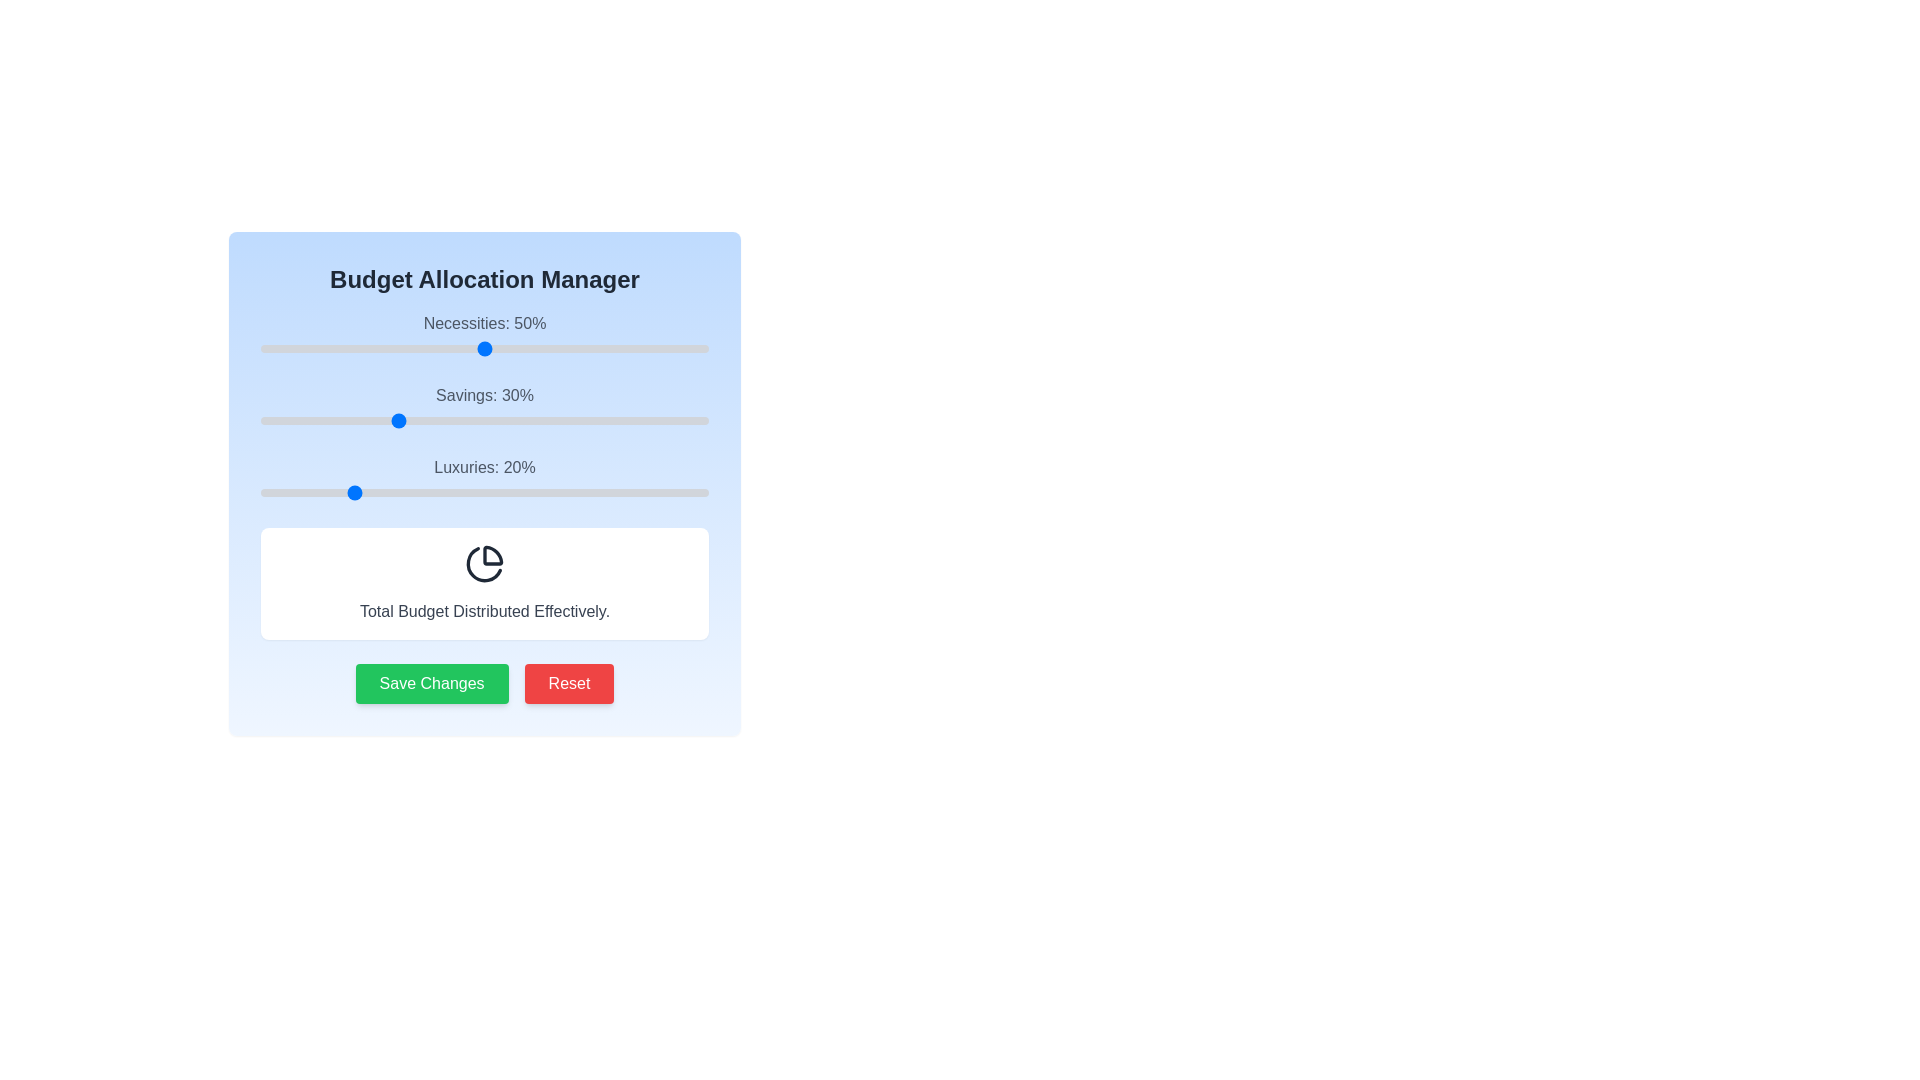 The image size is (1920, 1080). Describe the element at coordinates (604, 419) in the screenshot. I see `the savings percentage` at that location.